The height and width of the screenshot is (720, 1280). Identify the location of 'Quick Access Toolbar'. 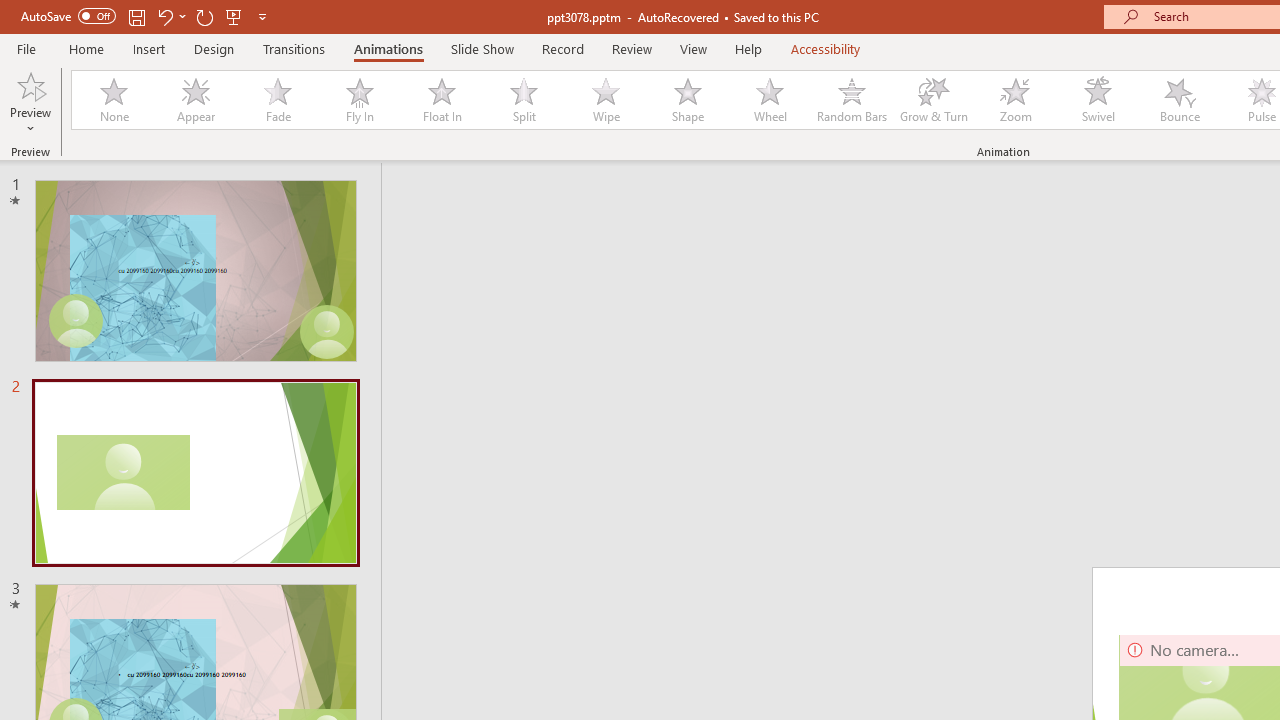
(144, 16).